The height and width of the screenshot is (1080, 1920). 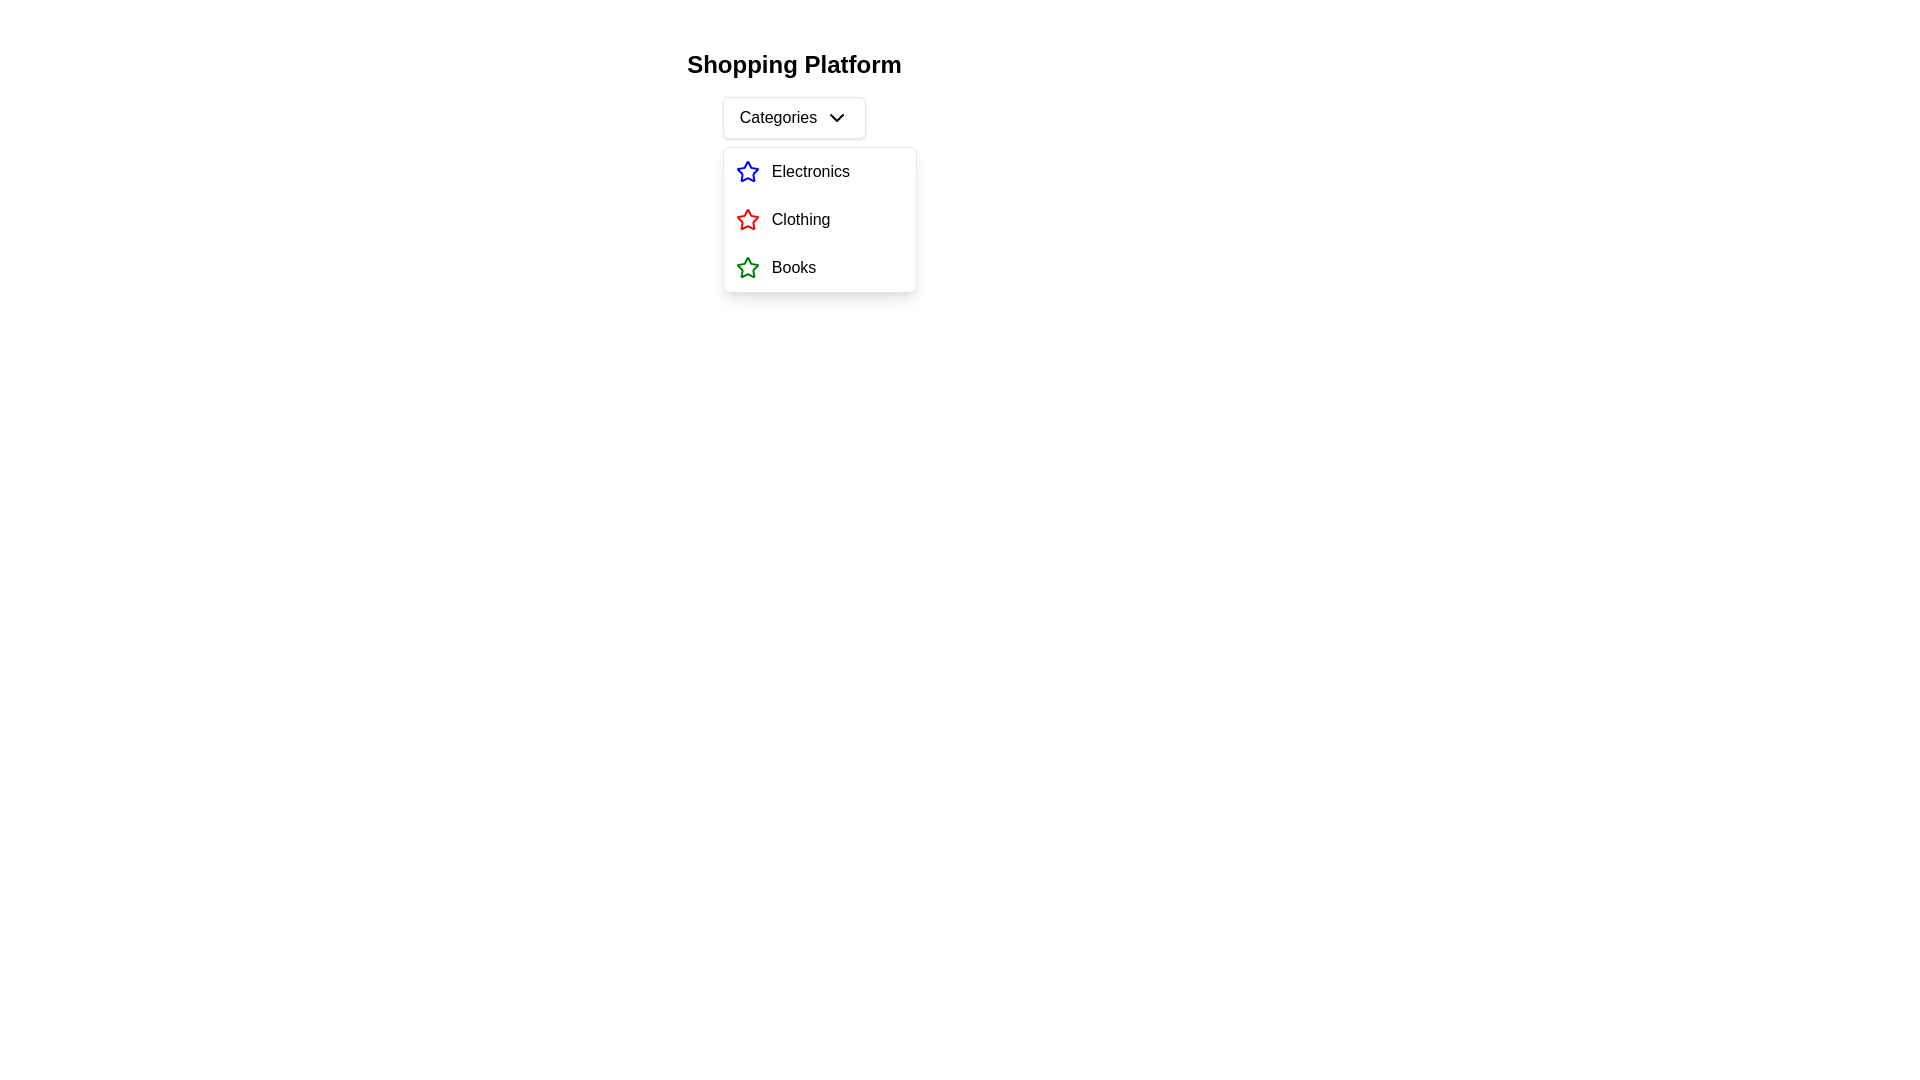 I want to click on the chevron-down icon located on the right side of the 'Categories' dropdown button, so click(x=837, y=118).